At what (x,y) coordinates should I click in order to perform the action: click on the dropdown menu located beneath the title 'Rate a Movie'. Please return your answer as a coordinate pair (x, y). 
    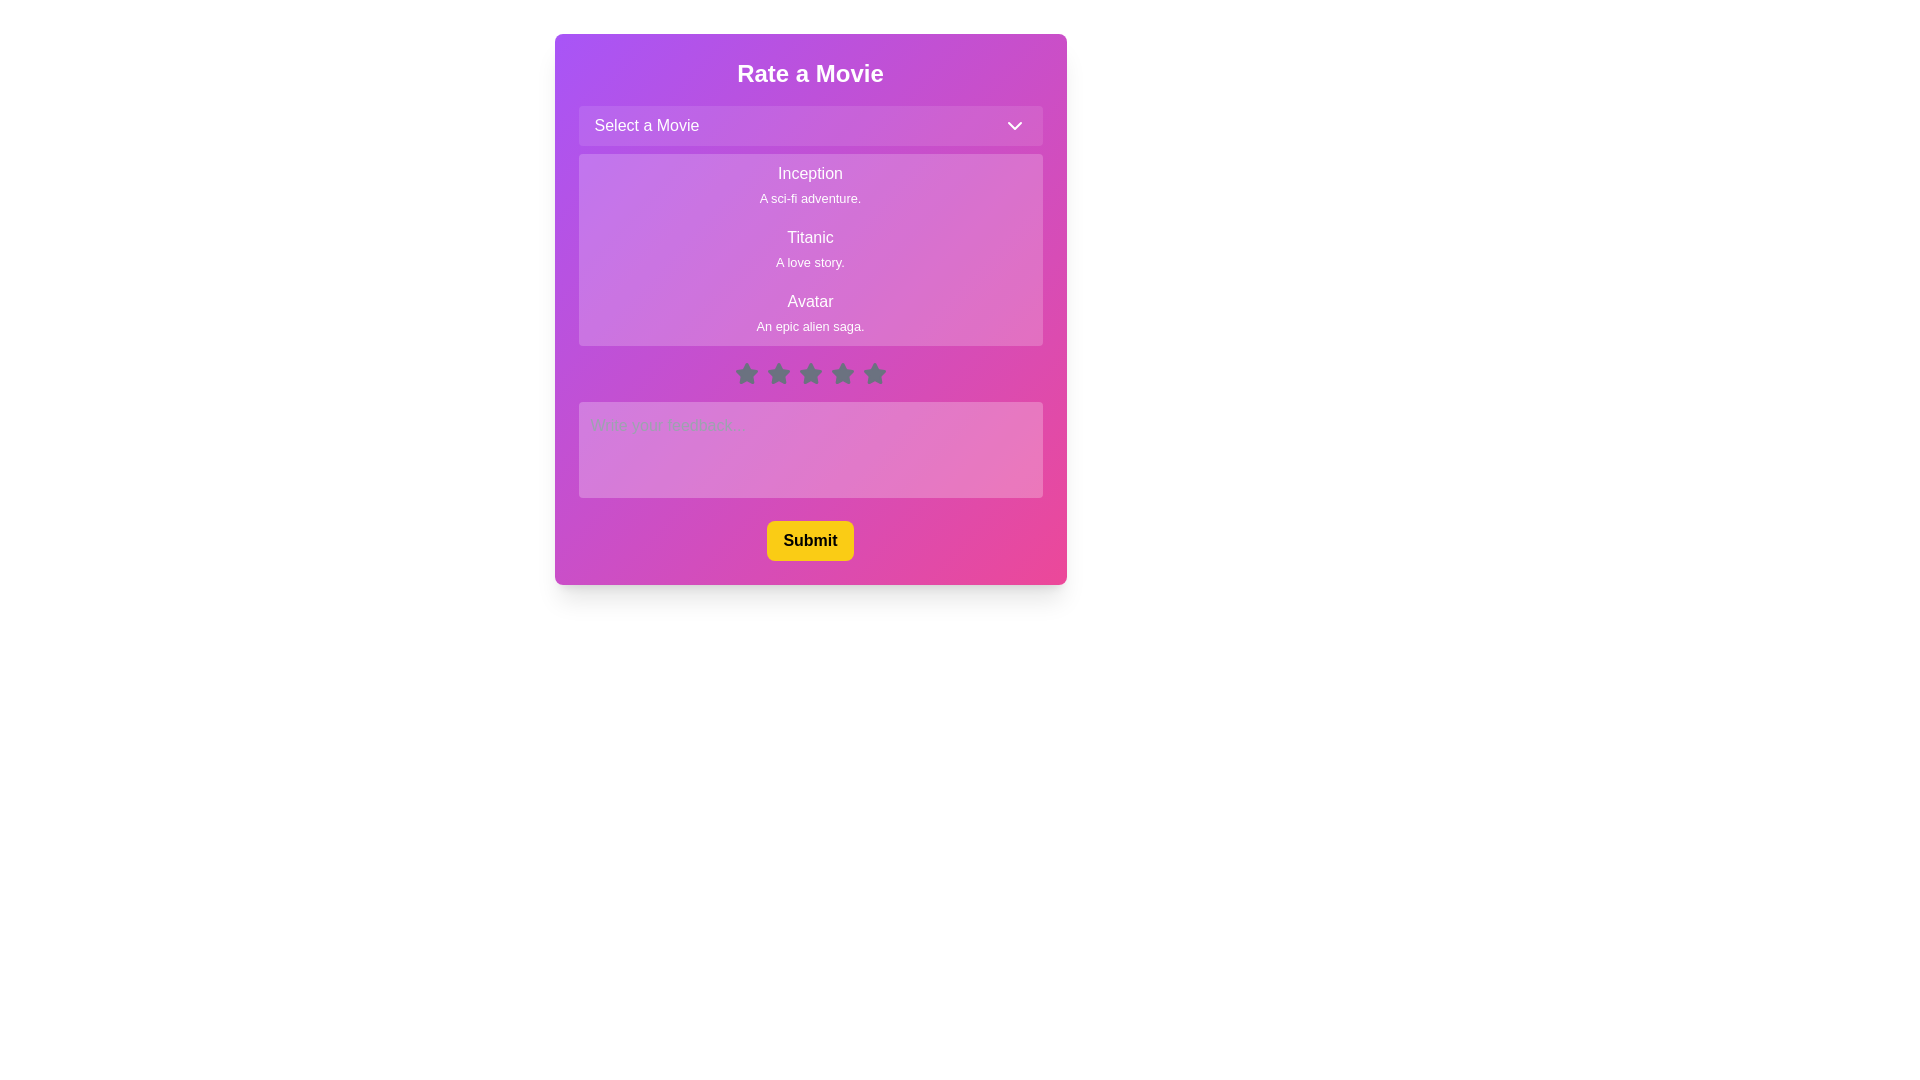
    Looking at the image, I should click on (810, 126).